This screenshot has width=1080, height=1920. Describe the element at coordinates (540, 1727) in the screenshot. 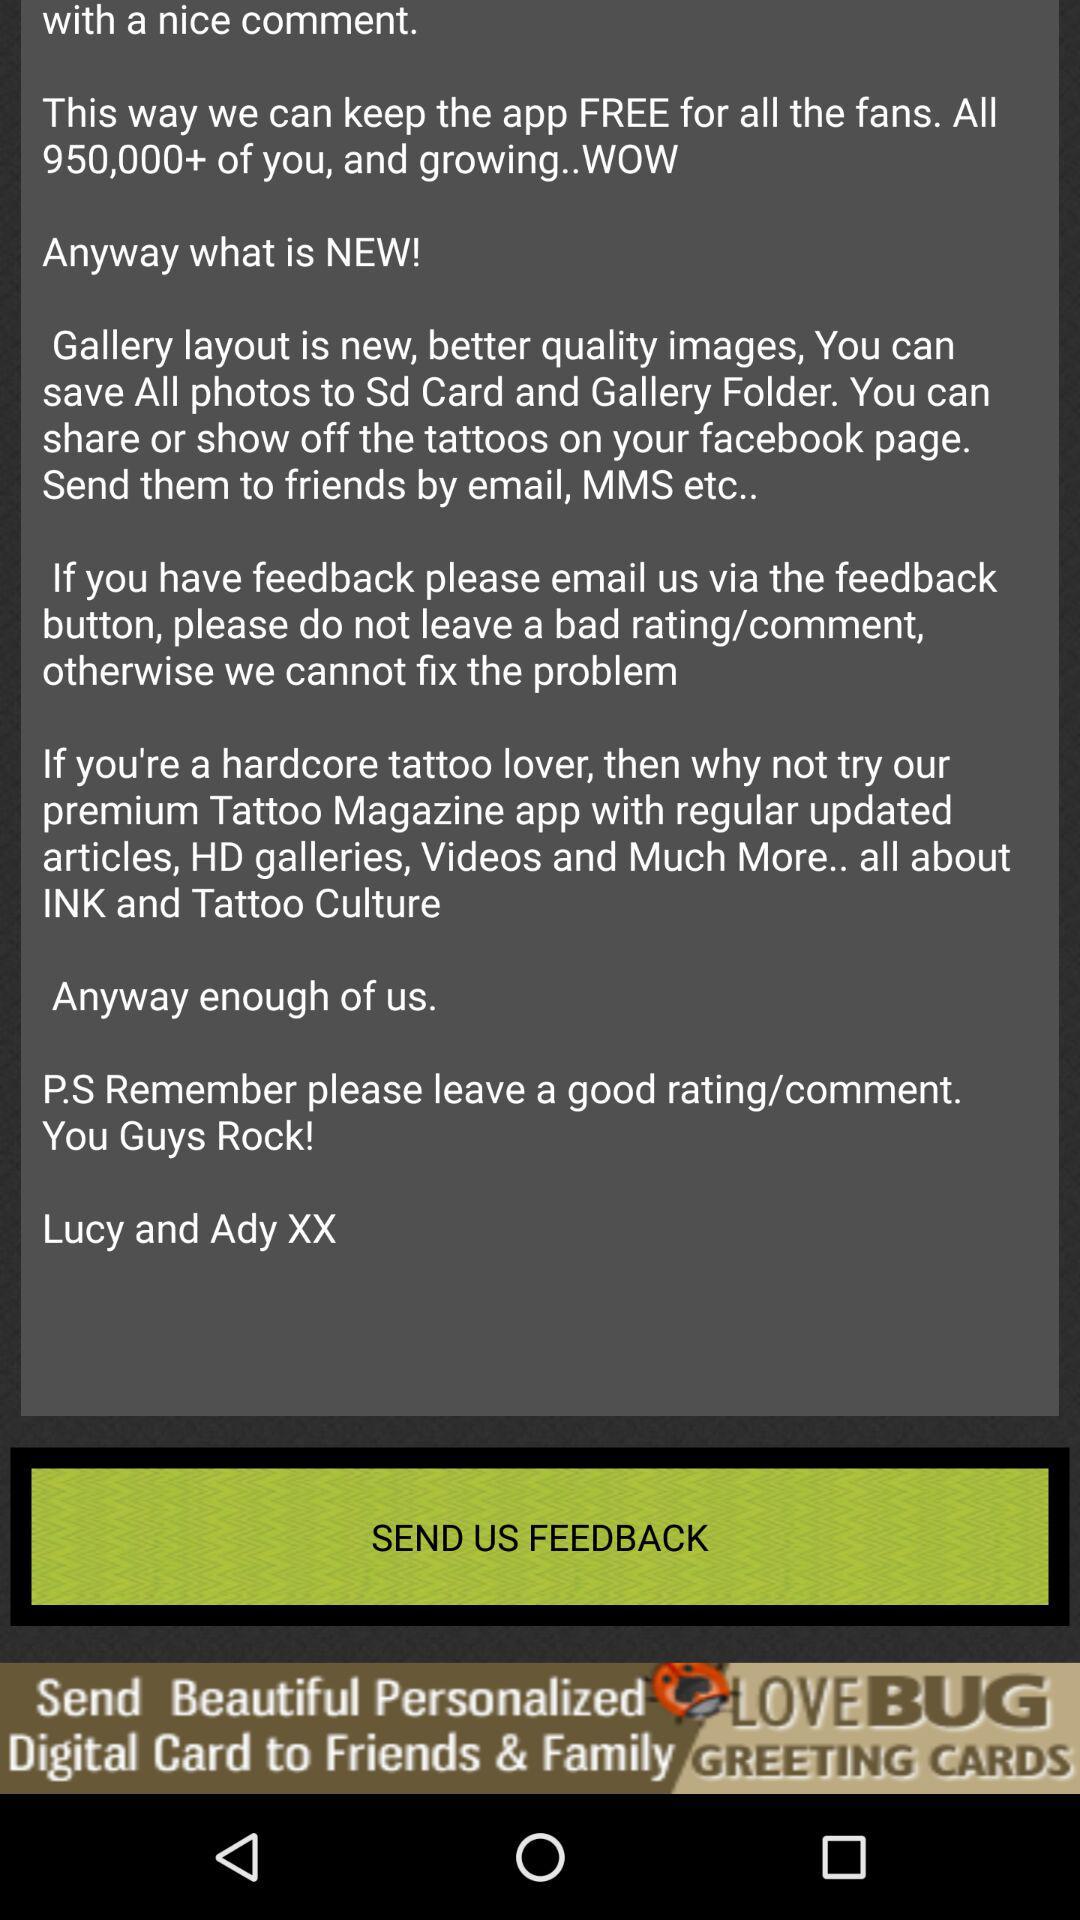

I see `advertising` at that location.